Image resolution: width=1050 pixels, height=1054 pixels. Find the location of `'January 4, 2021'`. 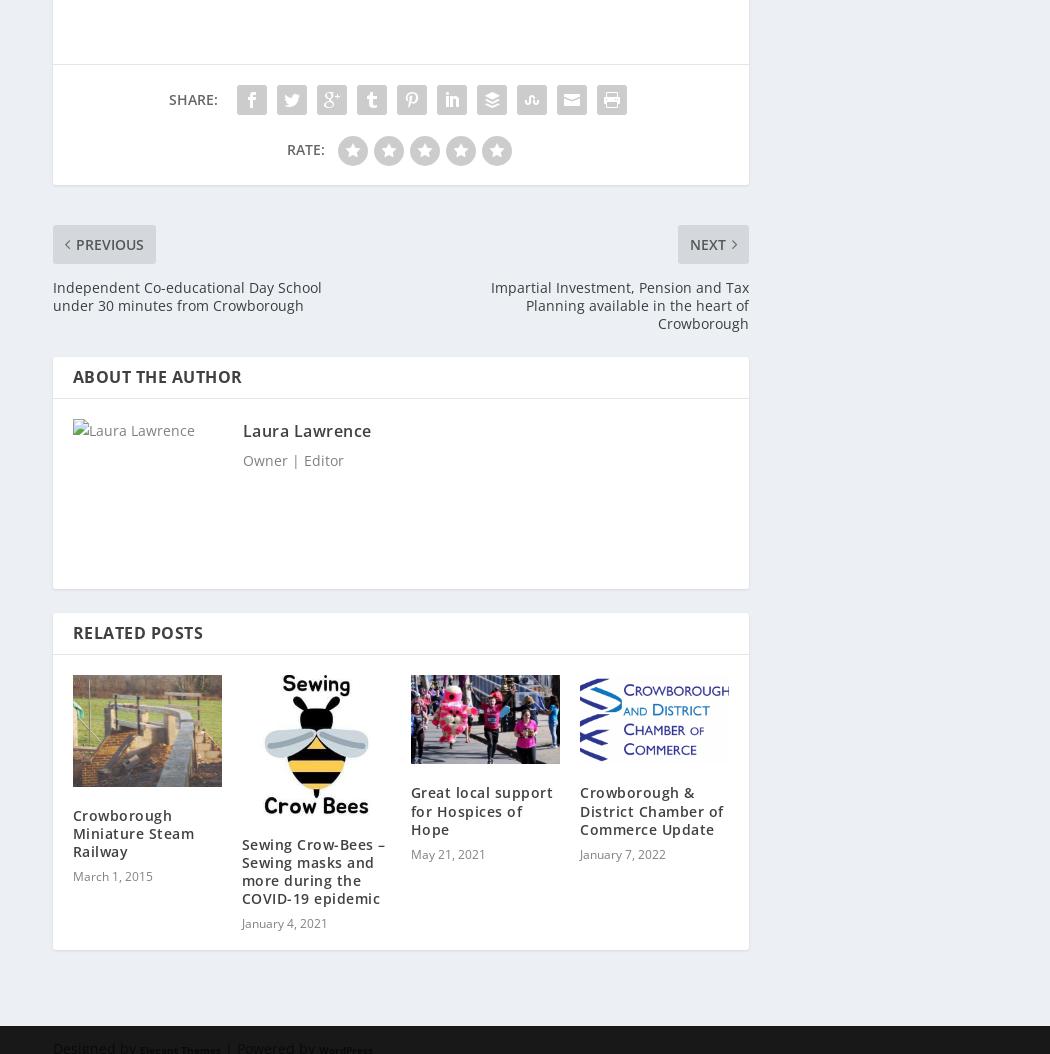

'January 4, 2021' is located at coordinates (283, 912).